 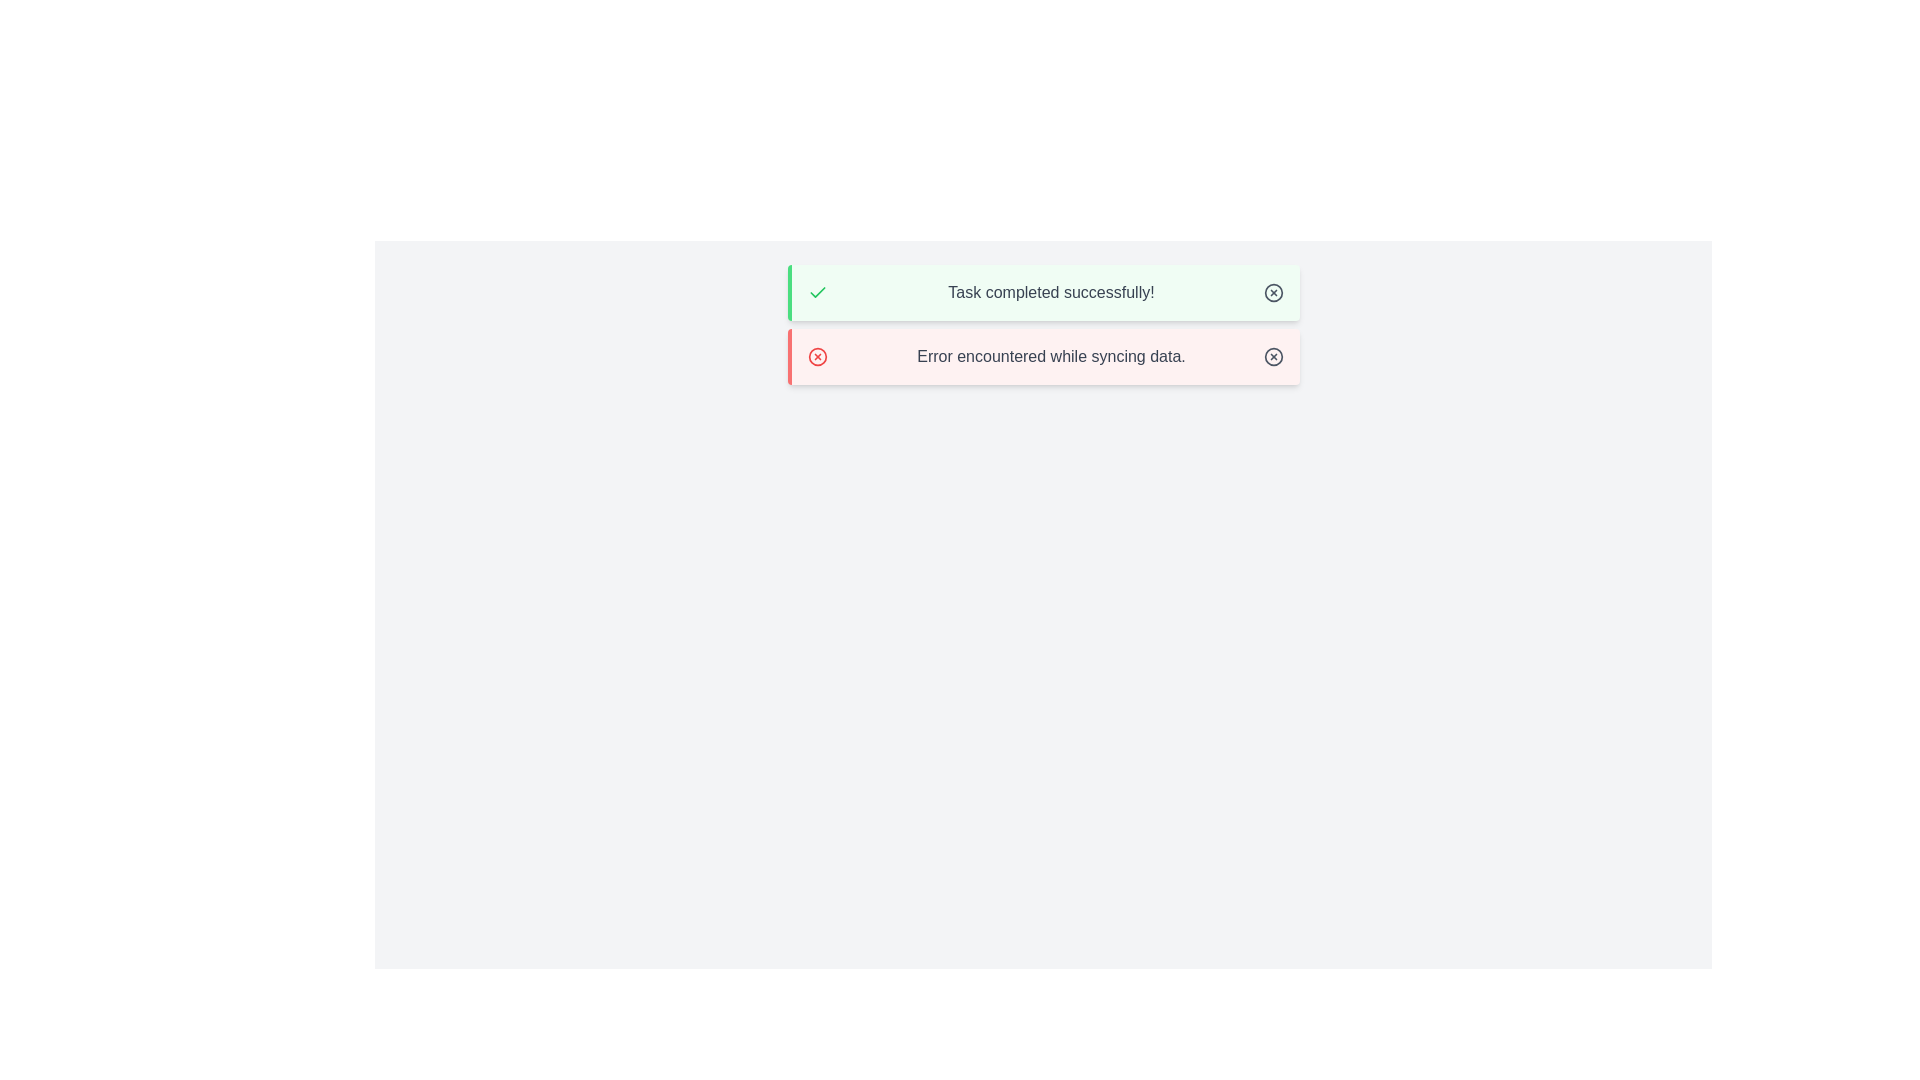 I want to click on the circular graphic component within the red alert box indicating an error, which is adjacent to the 'X' icon, so click(x=1272, y=356).